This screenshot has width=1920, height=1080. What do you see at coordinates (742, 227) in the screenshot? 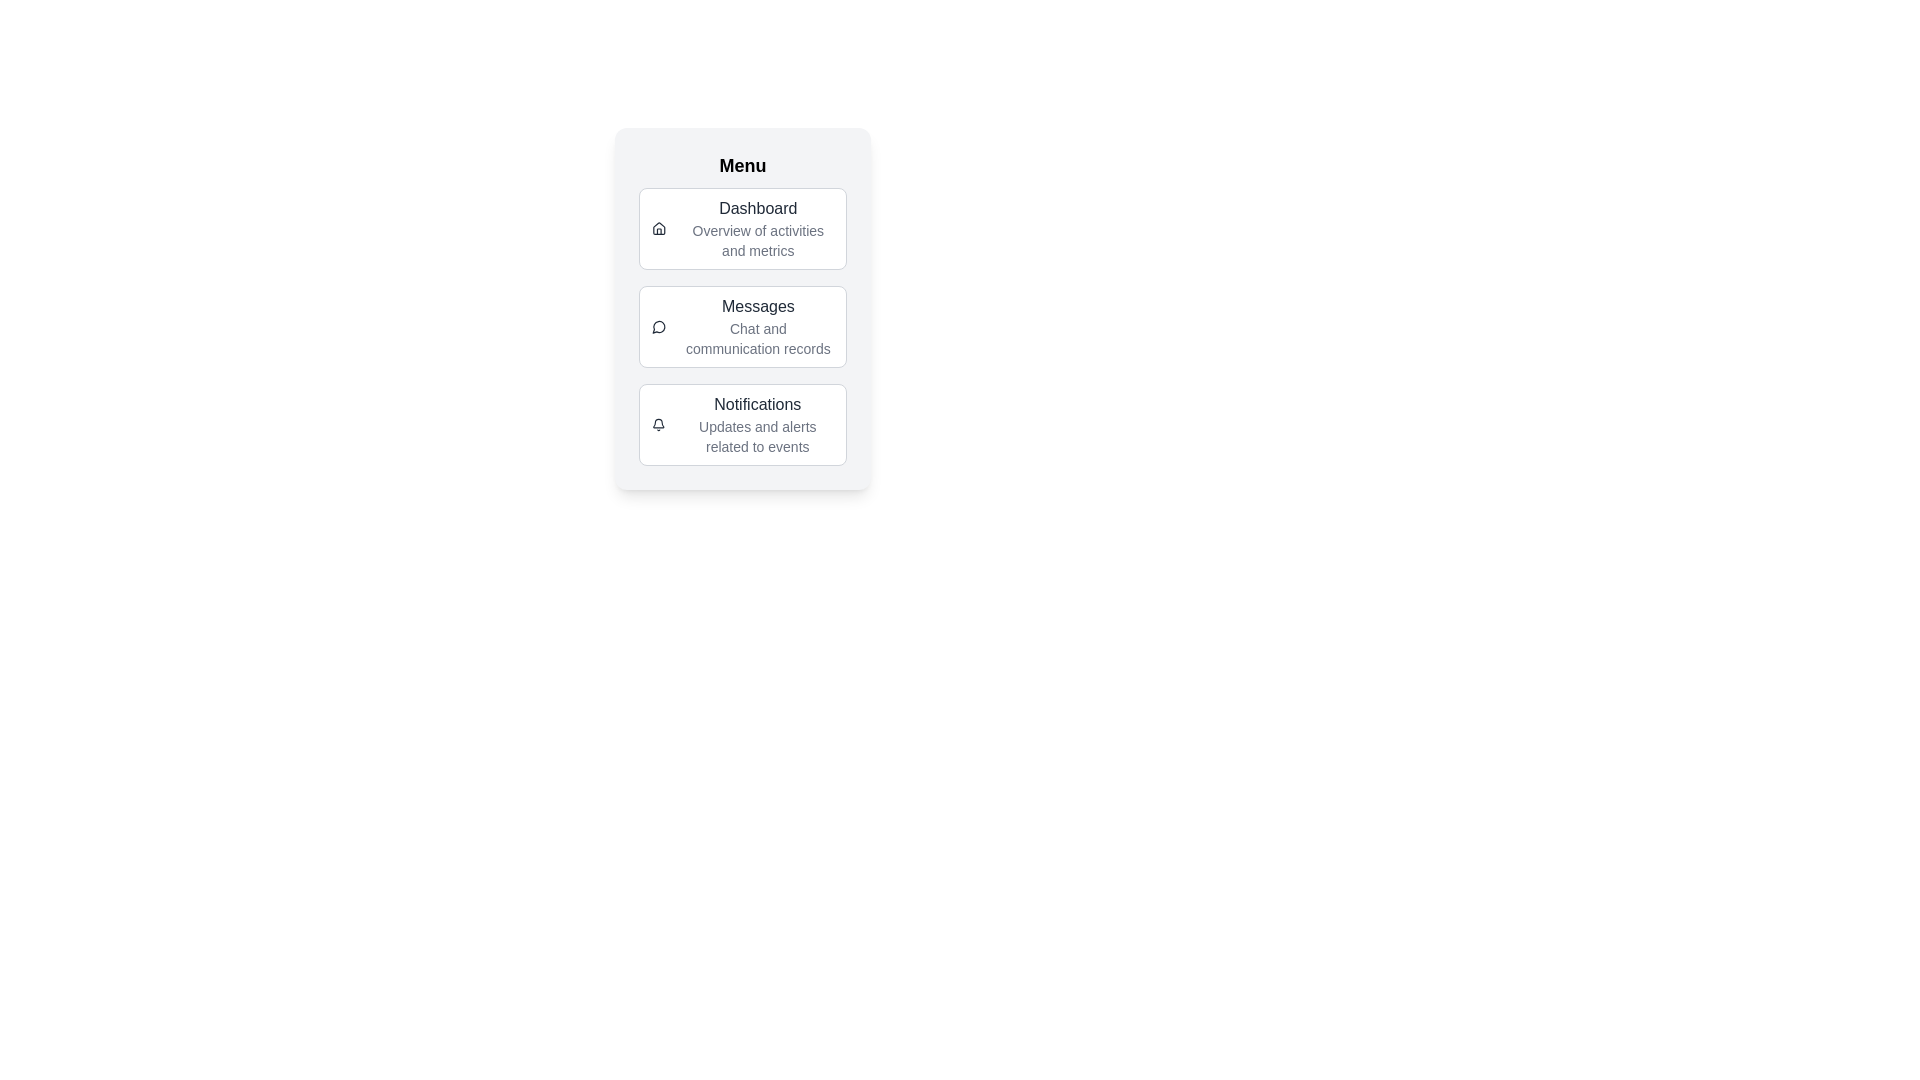
I see `the menu item Dashboard to activate it` at bounding box center [742, 227].